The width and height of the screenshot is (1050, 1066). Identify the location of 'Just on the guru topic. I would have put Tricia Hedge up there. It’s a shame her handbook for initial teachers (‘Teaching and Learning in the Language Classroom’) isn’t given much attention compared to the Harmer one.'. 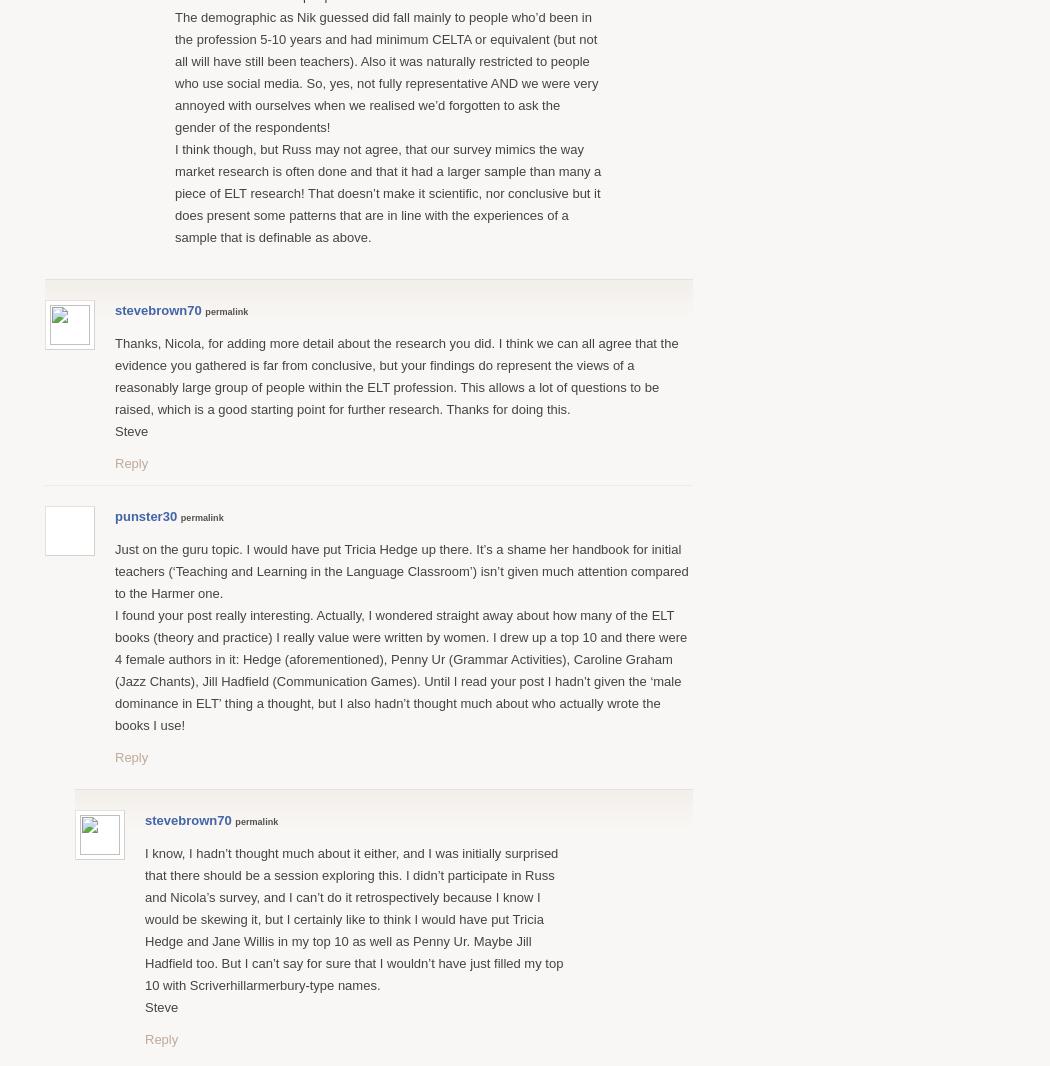
(113, 569).